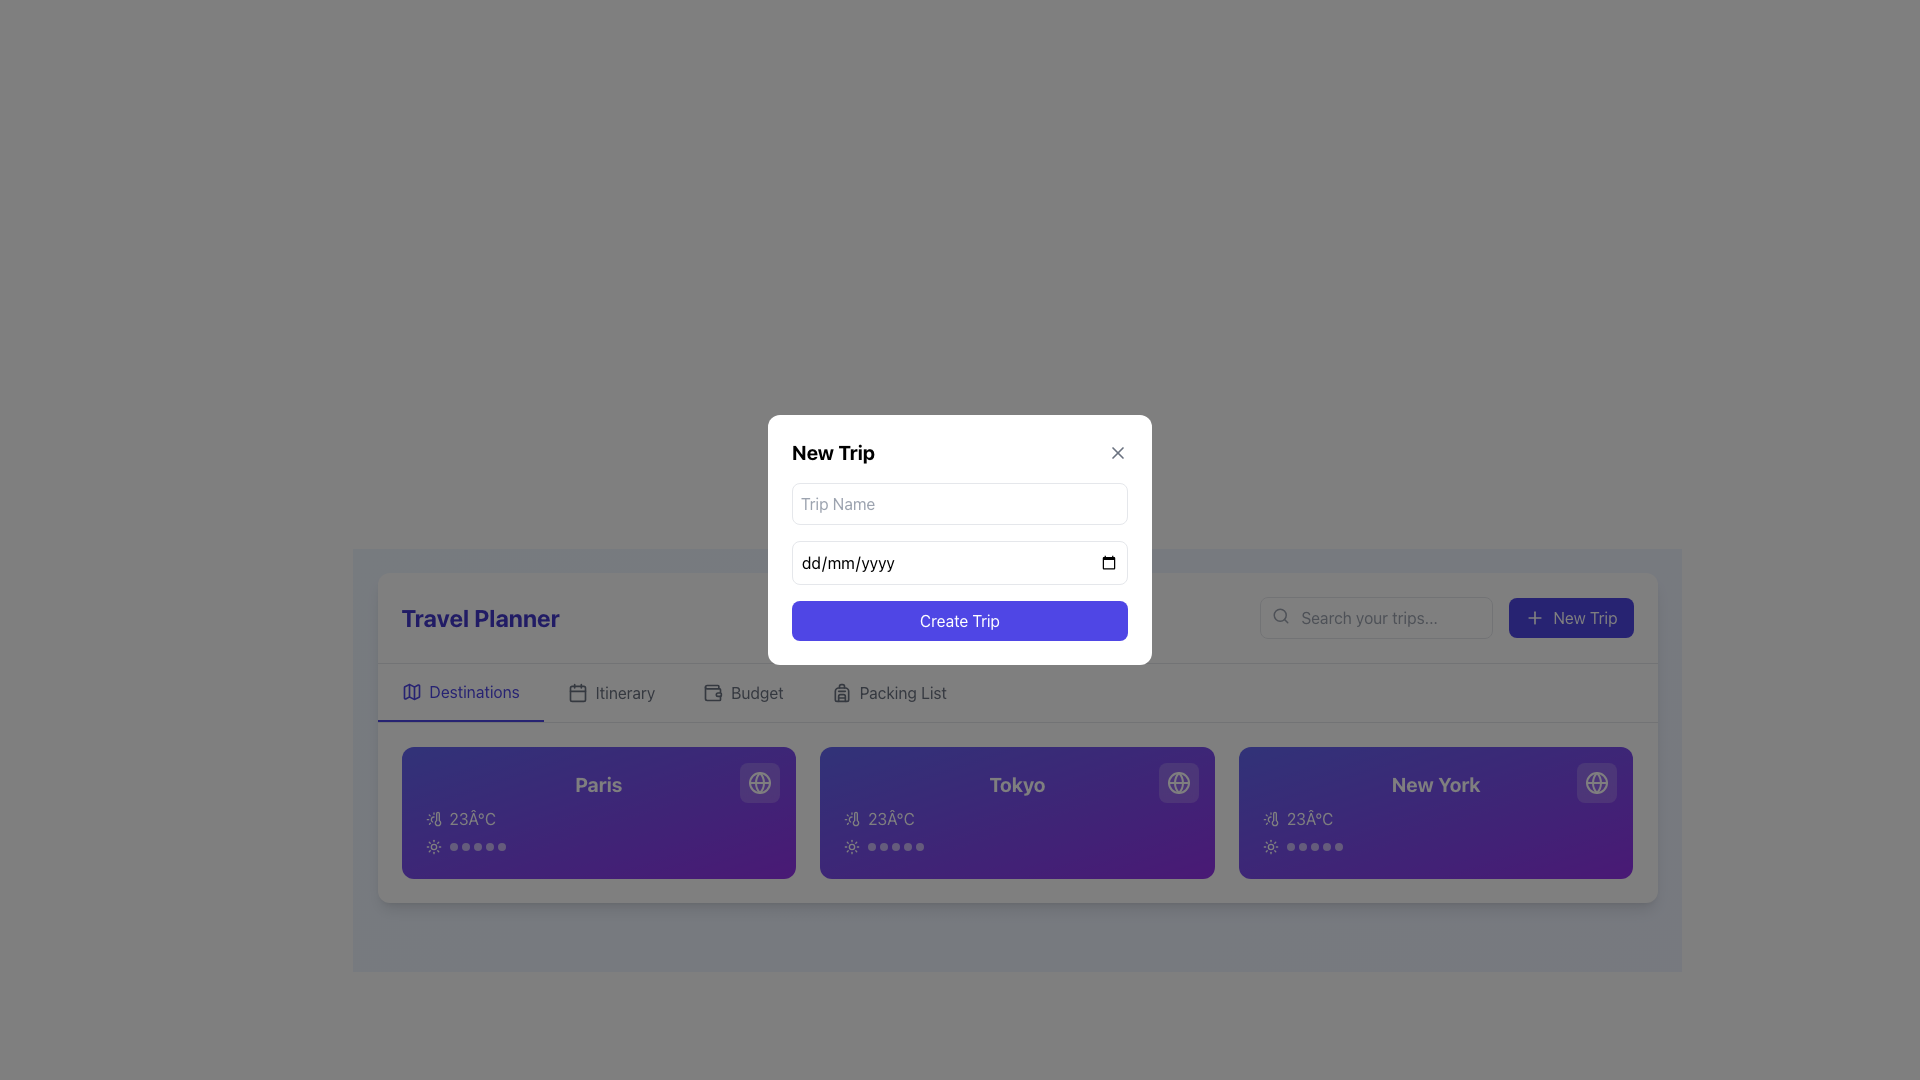 The image size is (1920, 1080). What do you see at coordinates (901, 692) in the screenshot?
I see `the 'Packing List' text label which is the last item in the navigation menu below the 'New Trip' modal, adjacent to a backpack icon` at bounding box center [901, 692].